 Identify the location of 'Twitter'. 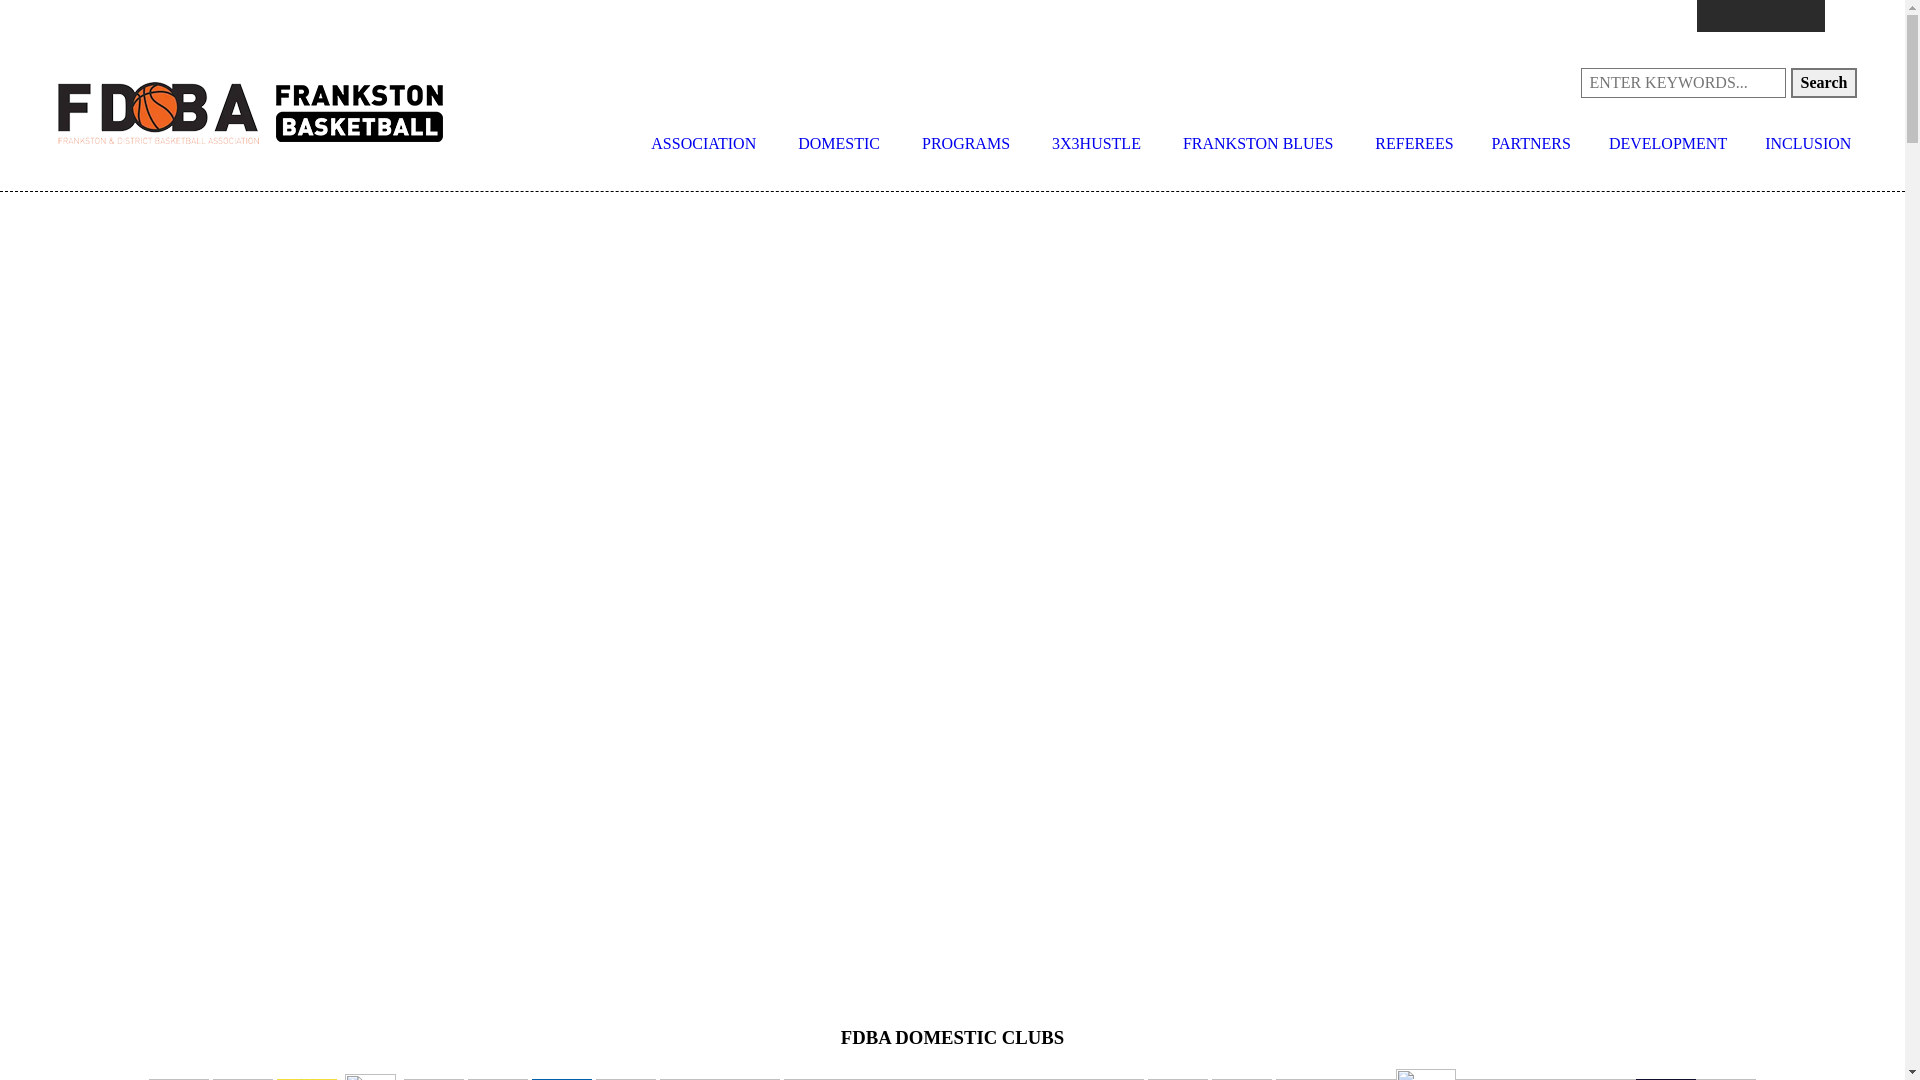
(1776, 15).